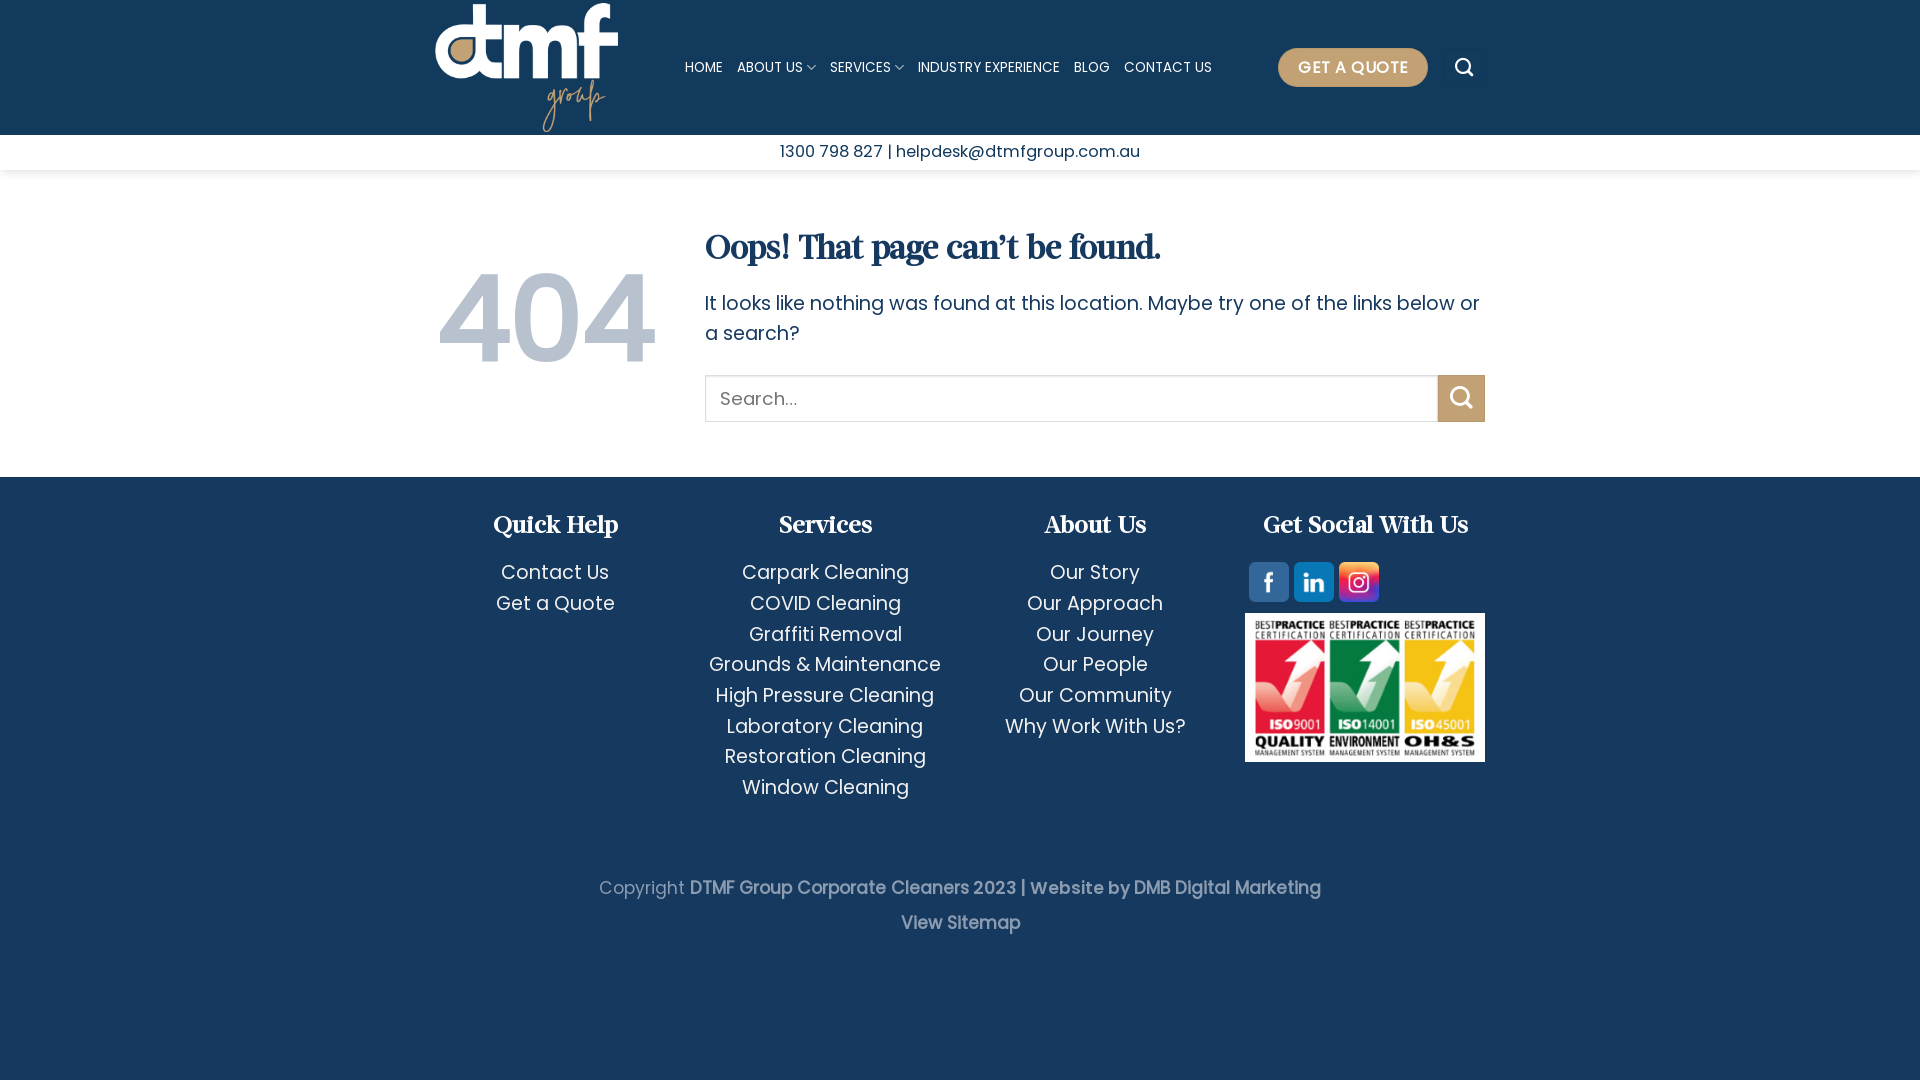 The image size is (1920, 1080). Describe the element at coordinates (1358, 582) in the screenshot. I see `'Instagram'` at that location.